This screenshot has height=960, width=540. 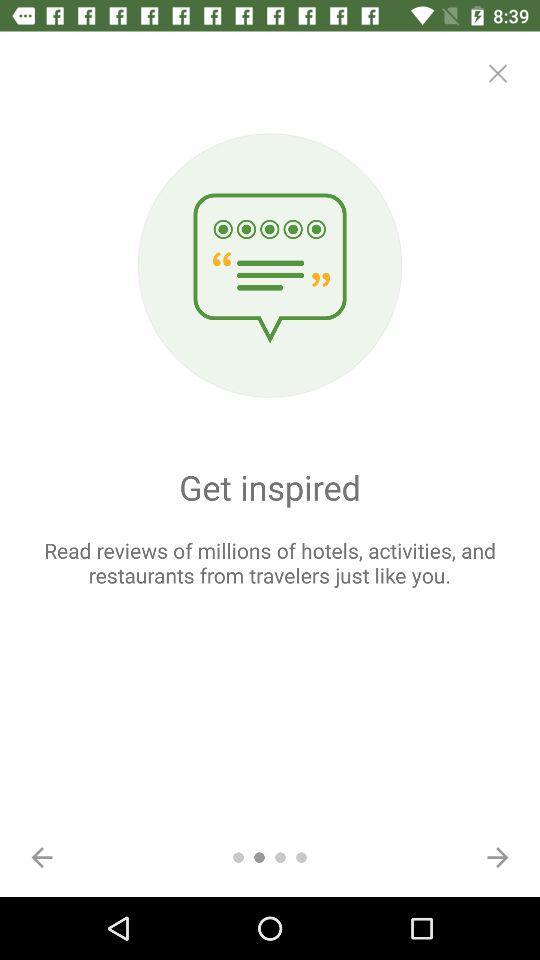 I want to click on item at the bottom left corner, so click(x=42, y=856).